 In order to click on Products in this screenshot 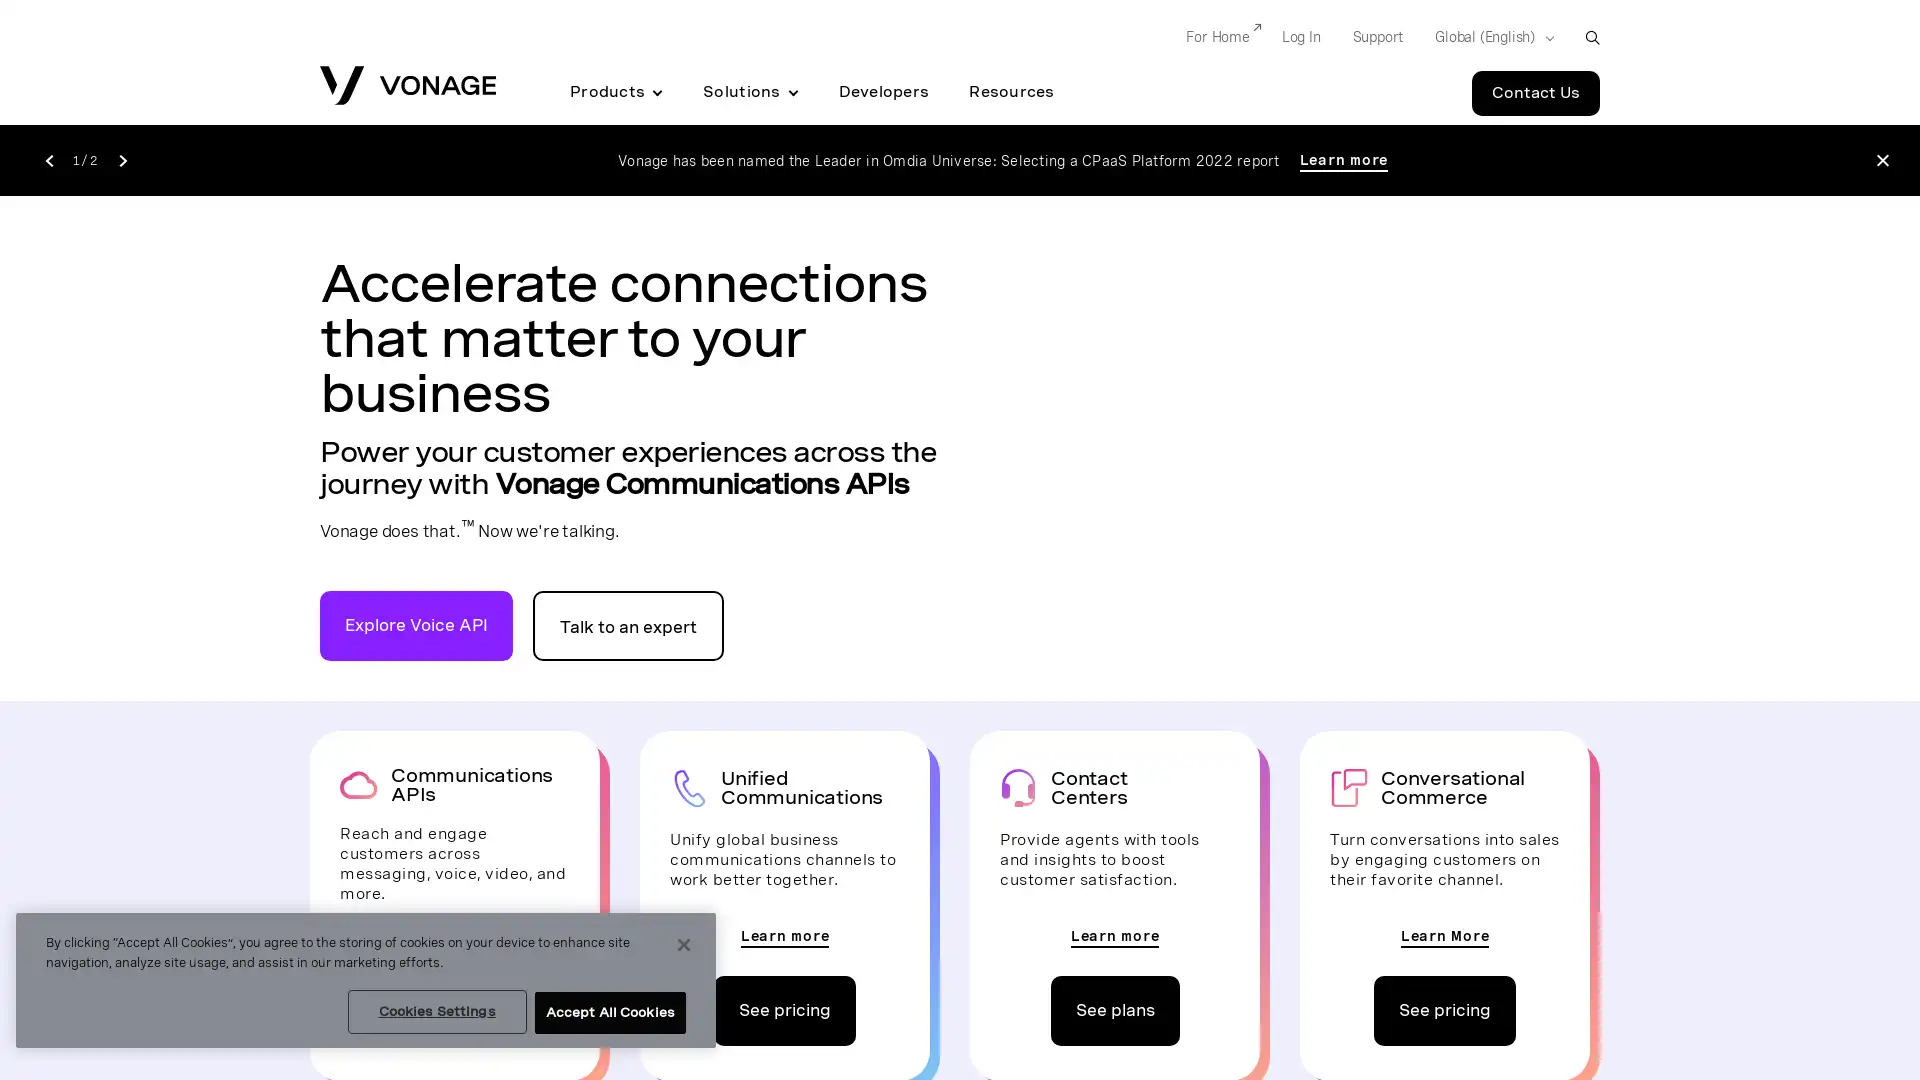, I will do `click(615, 92)`.